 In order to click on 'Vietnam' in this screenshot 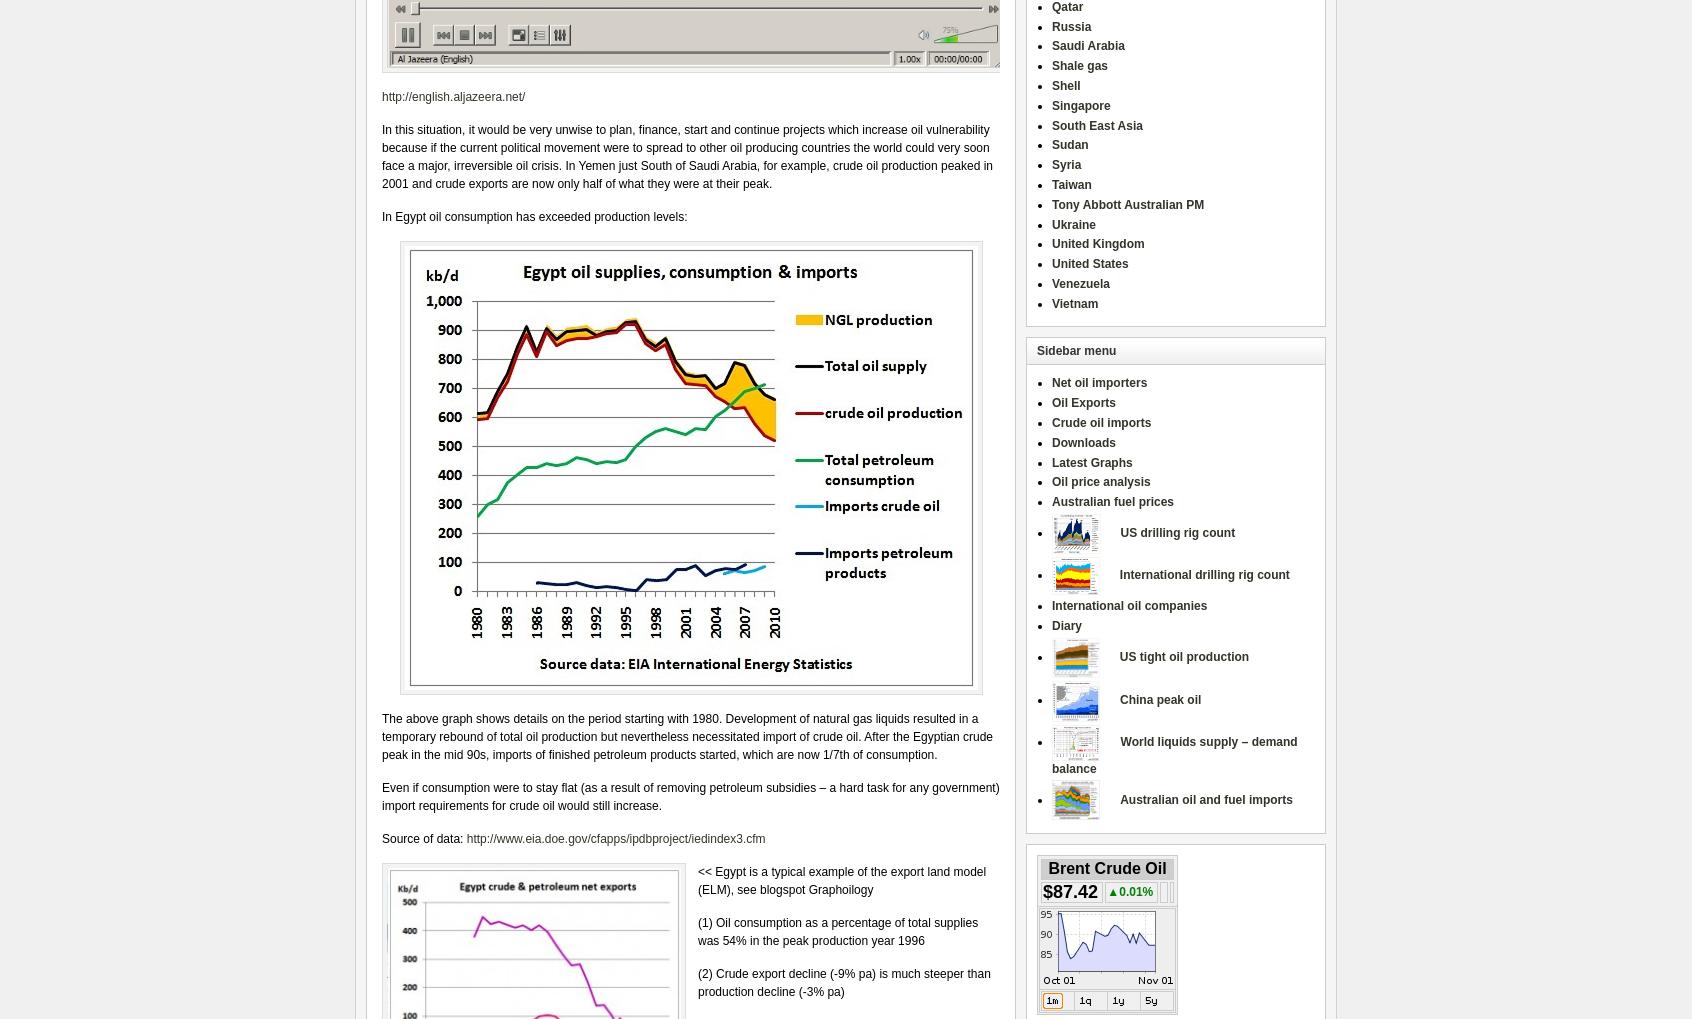, I will do `click(1074, 302)`.